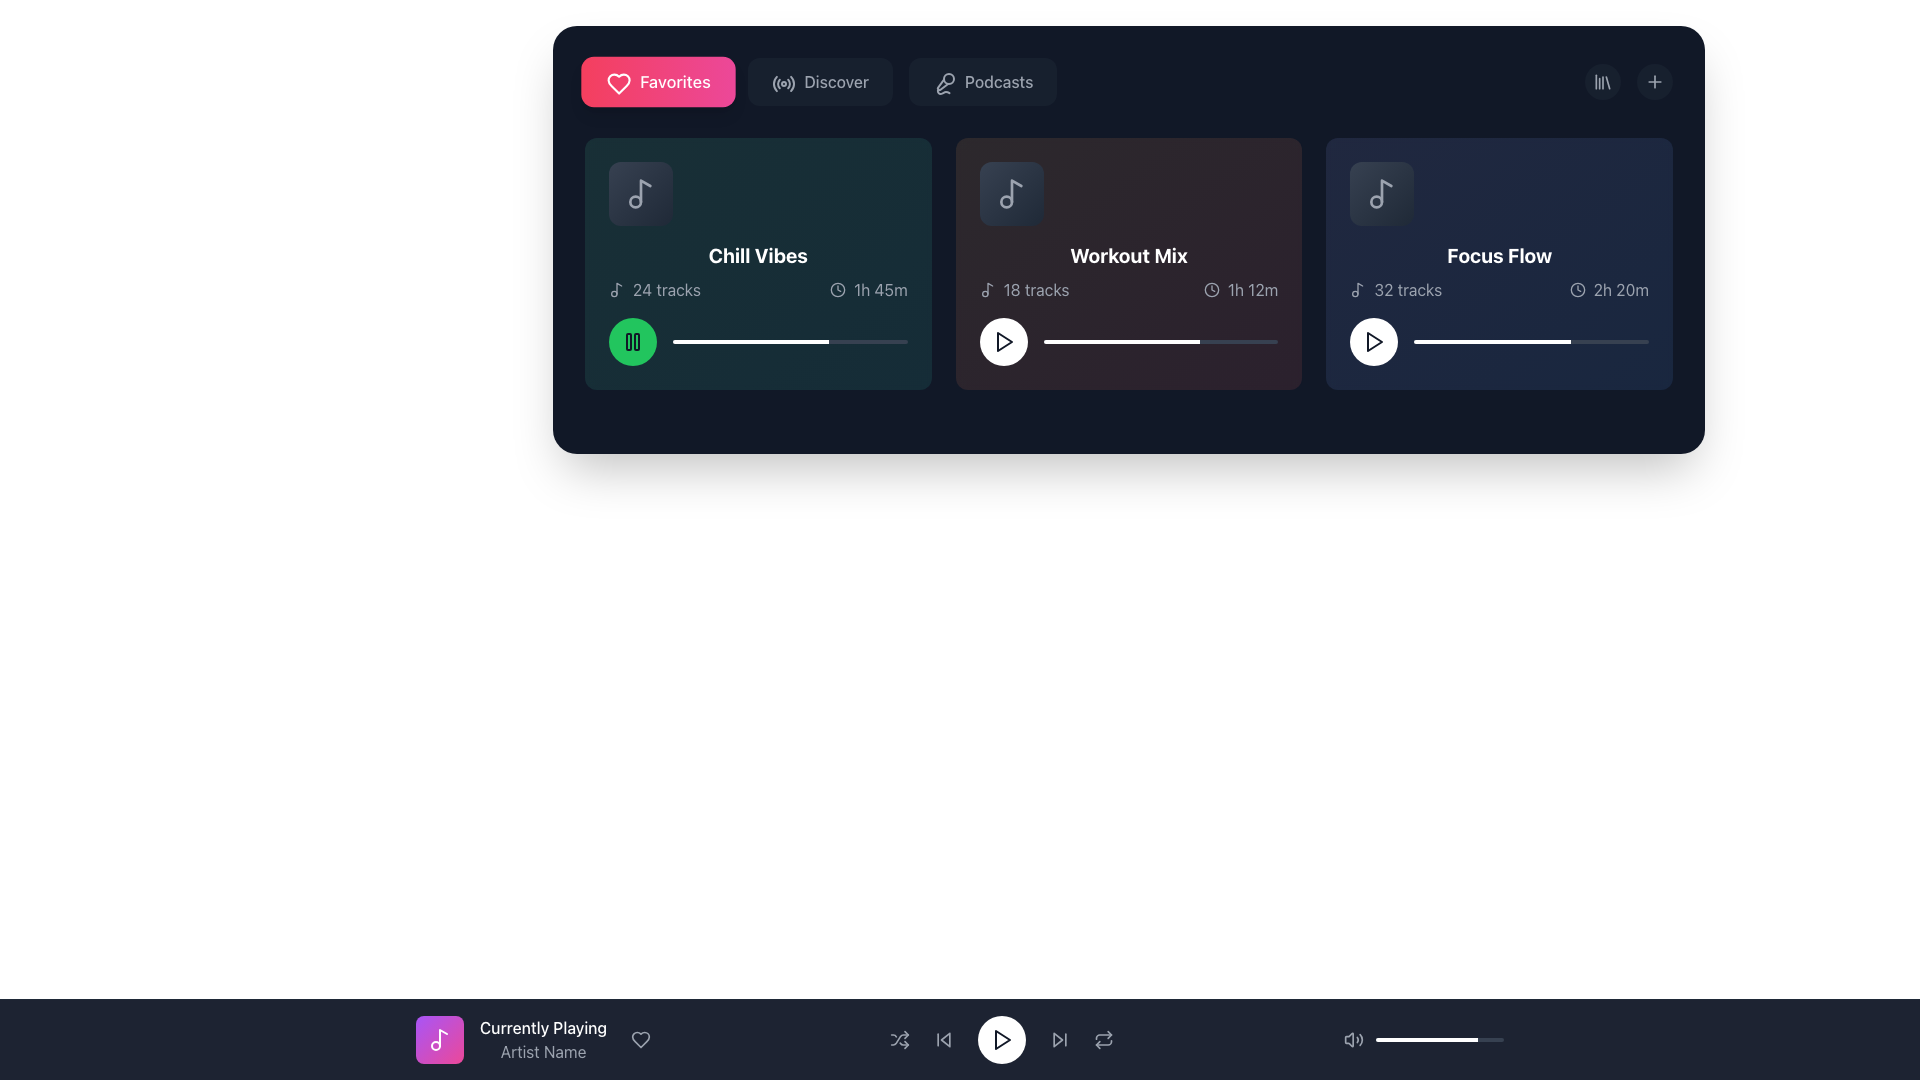 This screenshot has height=1080, width=1920. Describe the element at coordinates (1630, 341) in the screenshot. I see `the slider position` at that location.